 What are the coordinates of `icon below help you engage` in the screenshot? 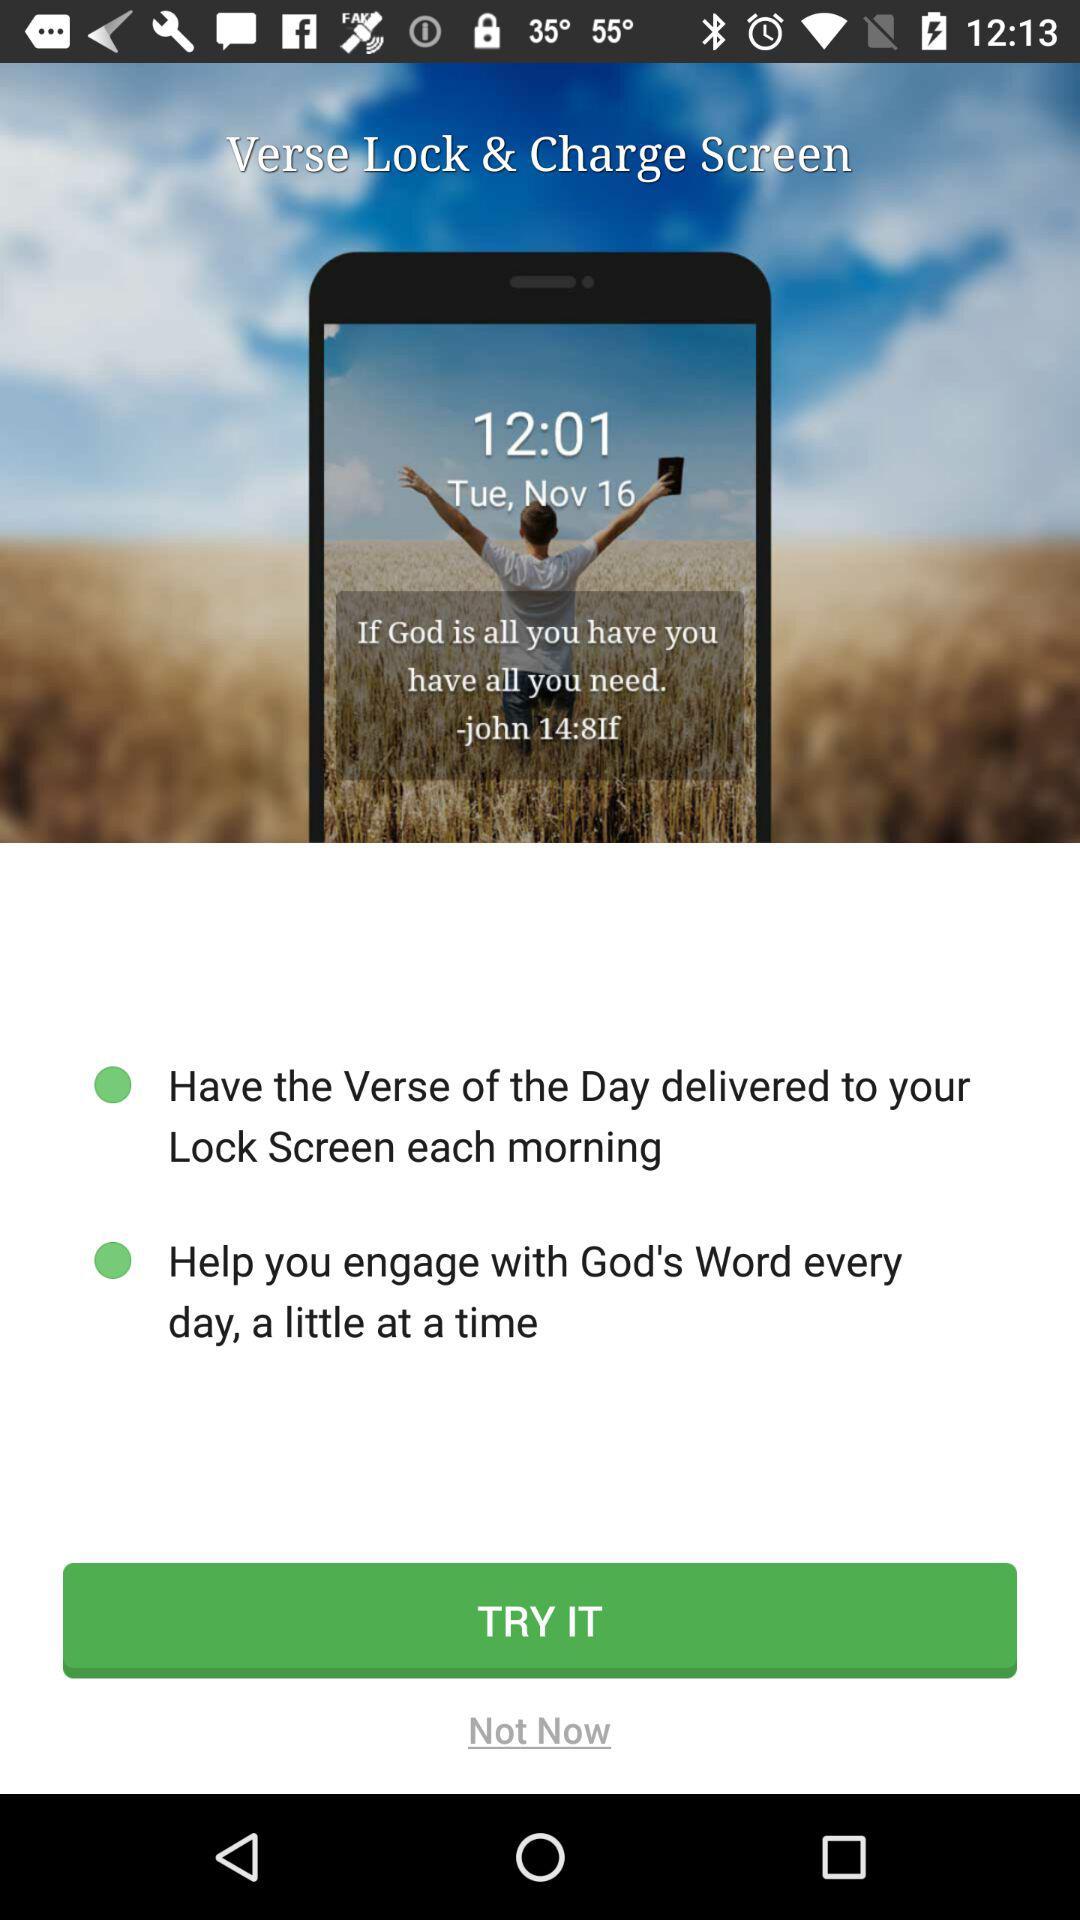 It's located at (540, 1620).